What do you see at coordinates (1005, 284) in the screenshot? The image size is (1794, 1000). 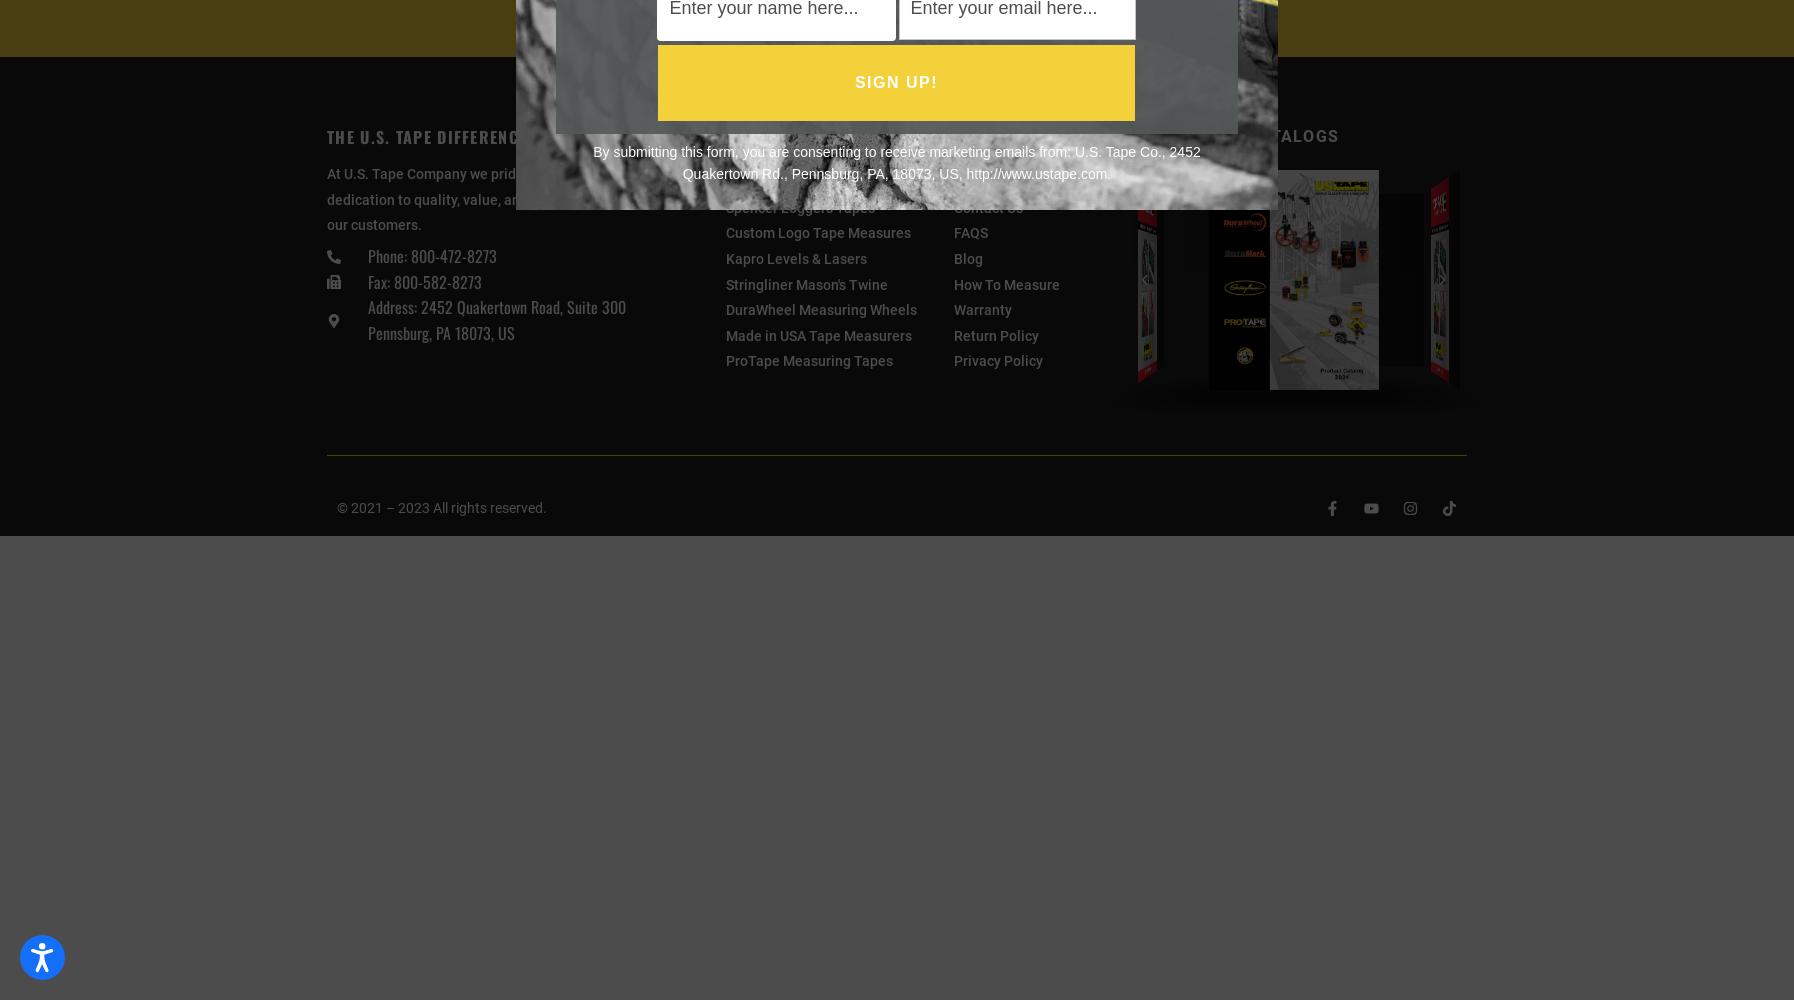 I see `'How To Measure'` at bounding box center [1005, 284].